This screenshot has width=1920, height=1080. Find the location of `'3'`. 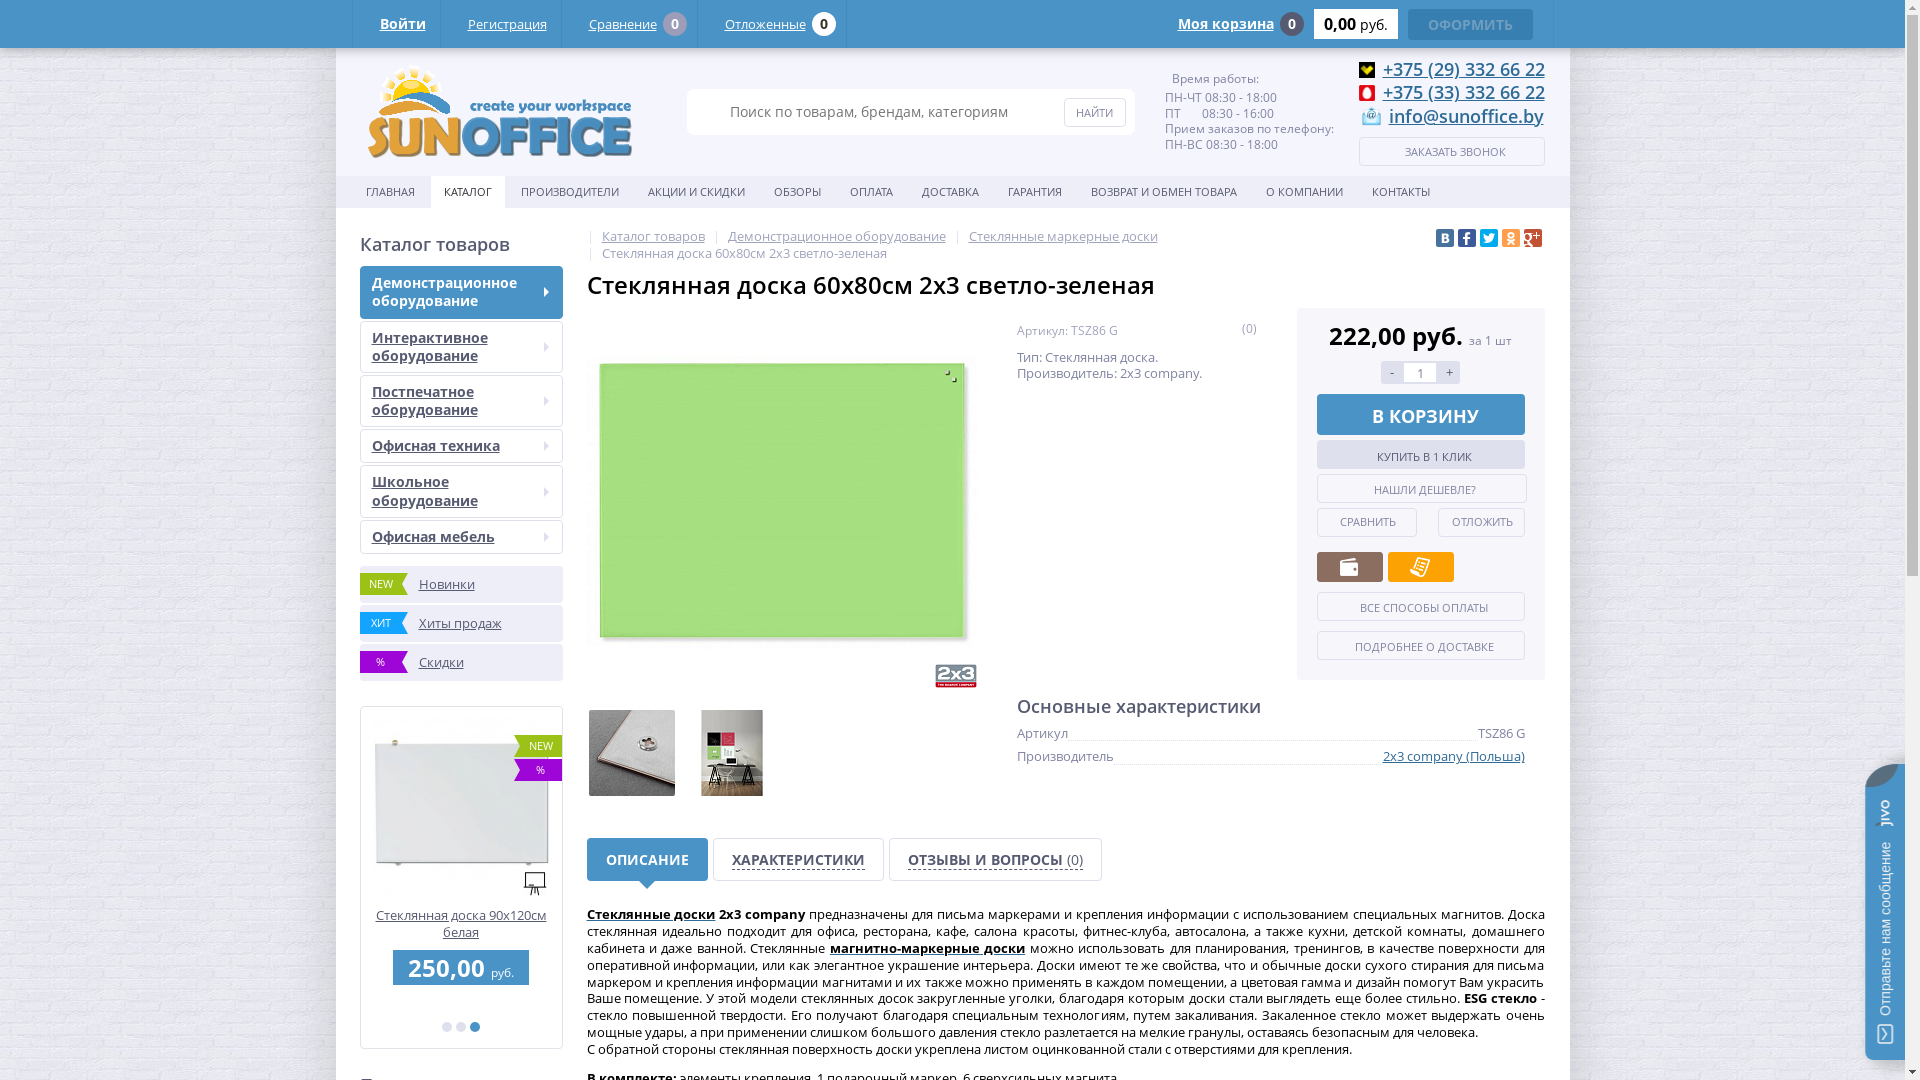

'3' is located at coordinates (474, 1026).